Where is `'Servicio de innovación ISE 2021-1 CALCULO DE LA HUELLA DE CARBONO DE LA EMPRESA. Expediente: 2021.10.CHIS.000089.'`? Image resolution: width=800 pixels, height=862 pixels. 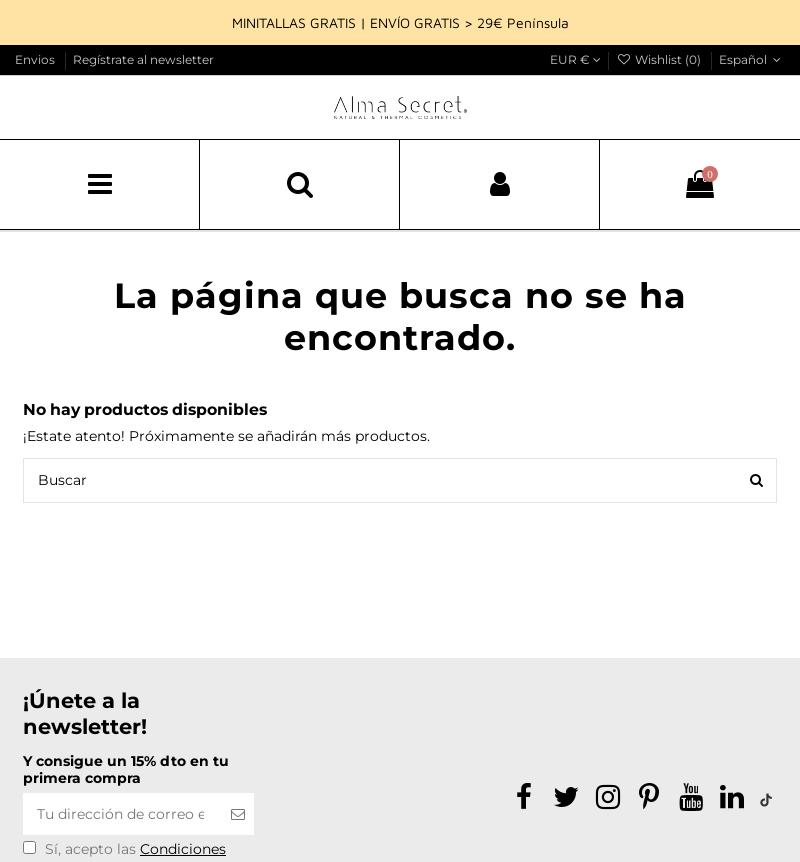 'Servicio de innovación ISE 2021-1 CALCULO DE LA HUELLA DE CARBONO DE LA EMPRESA. Expediente: 2021.10.CHIS.000089.' is located at coordinates (195, 825).